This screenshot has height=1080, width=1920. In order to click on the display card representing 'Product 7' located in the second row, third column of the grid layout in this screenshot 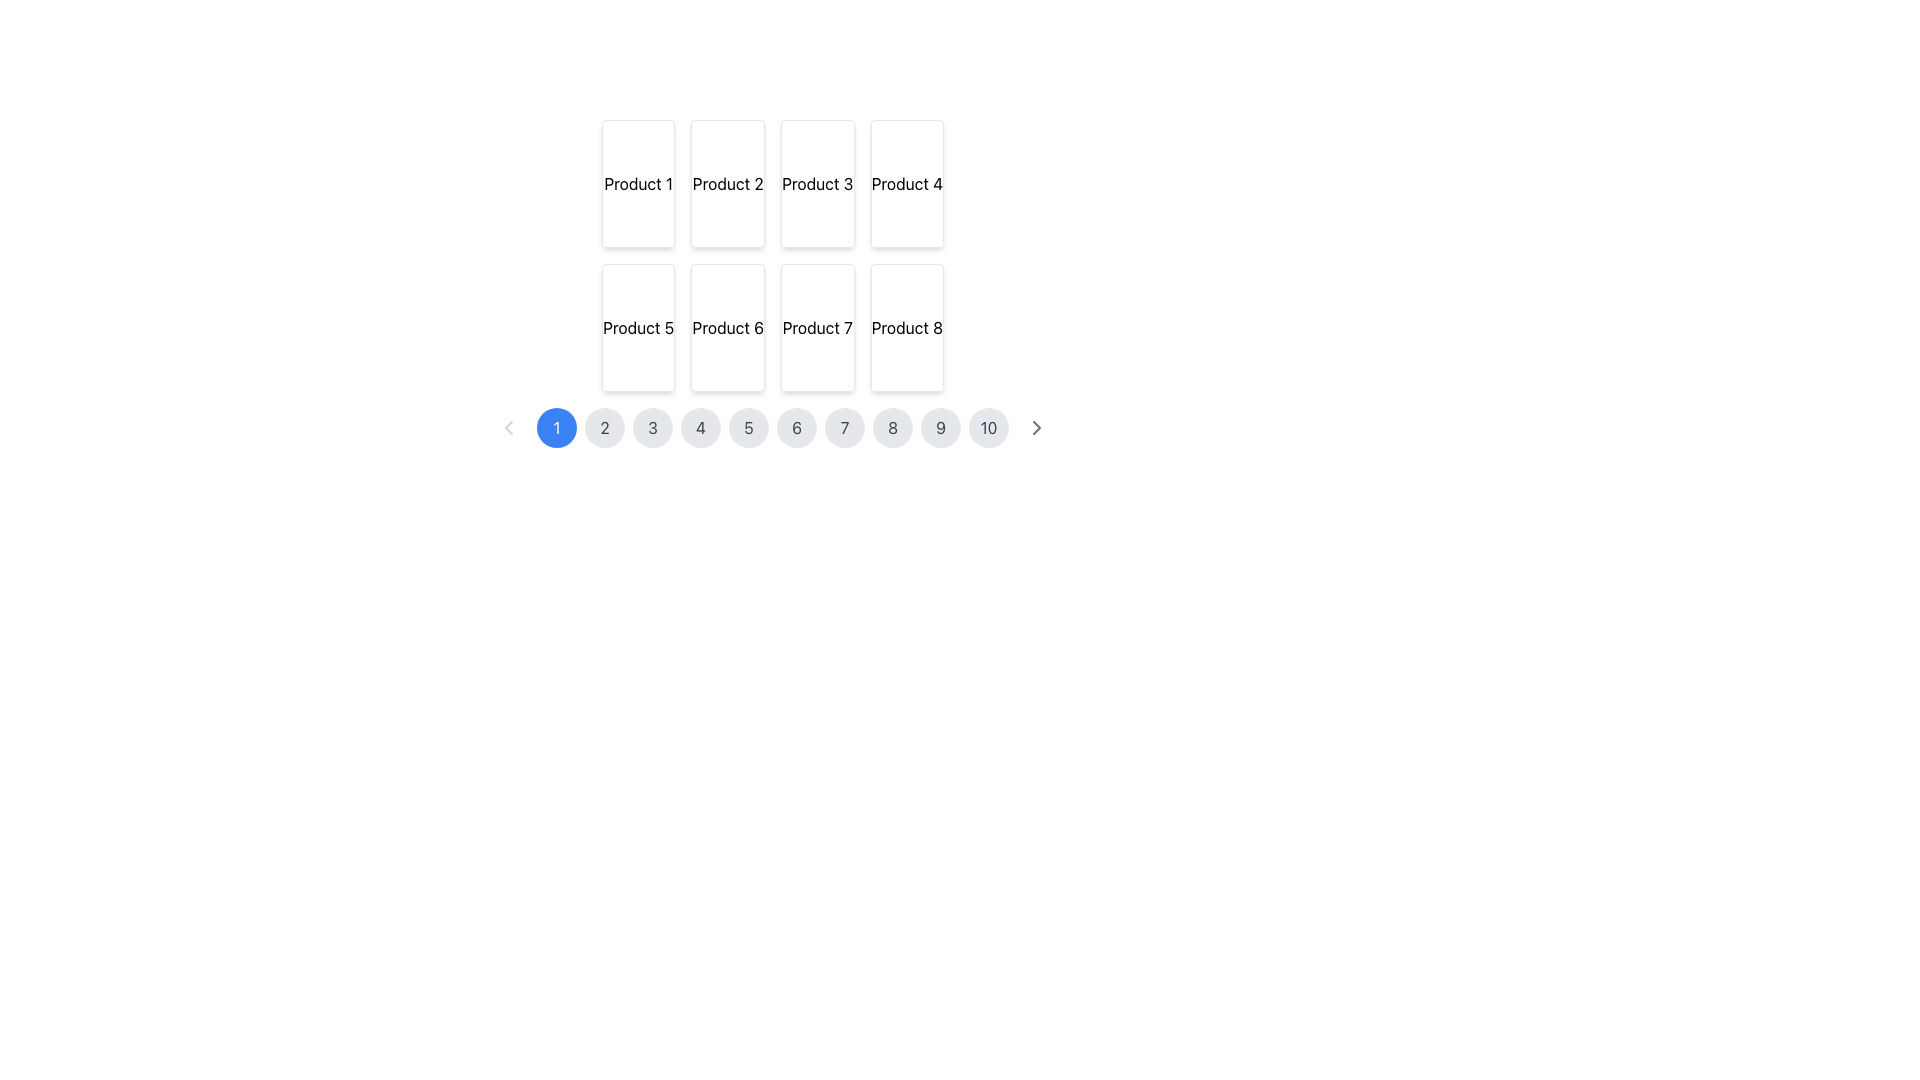, I will do `click(817, 326)`.